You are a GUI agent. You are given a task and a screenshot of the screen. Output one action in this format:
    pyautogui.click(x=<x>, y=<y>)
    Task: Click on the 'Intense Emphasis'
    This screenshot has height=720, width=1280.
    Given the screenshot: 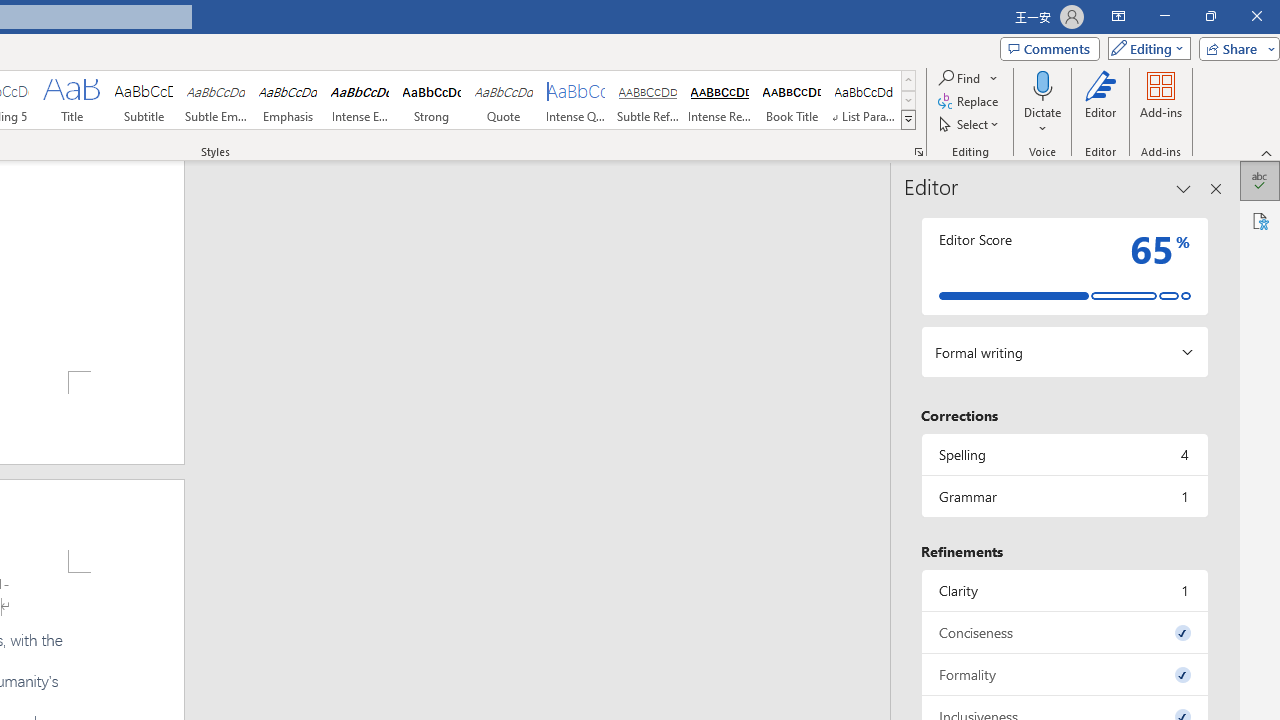 What is the action you would take?
    pyautogui.click(x=359, y=100)
    